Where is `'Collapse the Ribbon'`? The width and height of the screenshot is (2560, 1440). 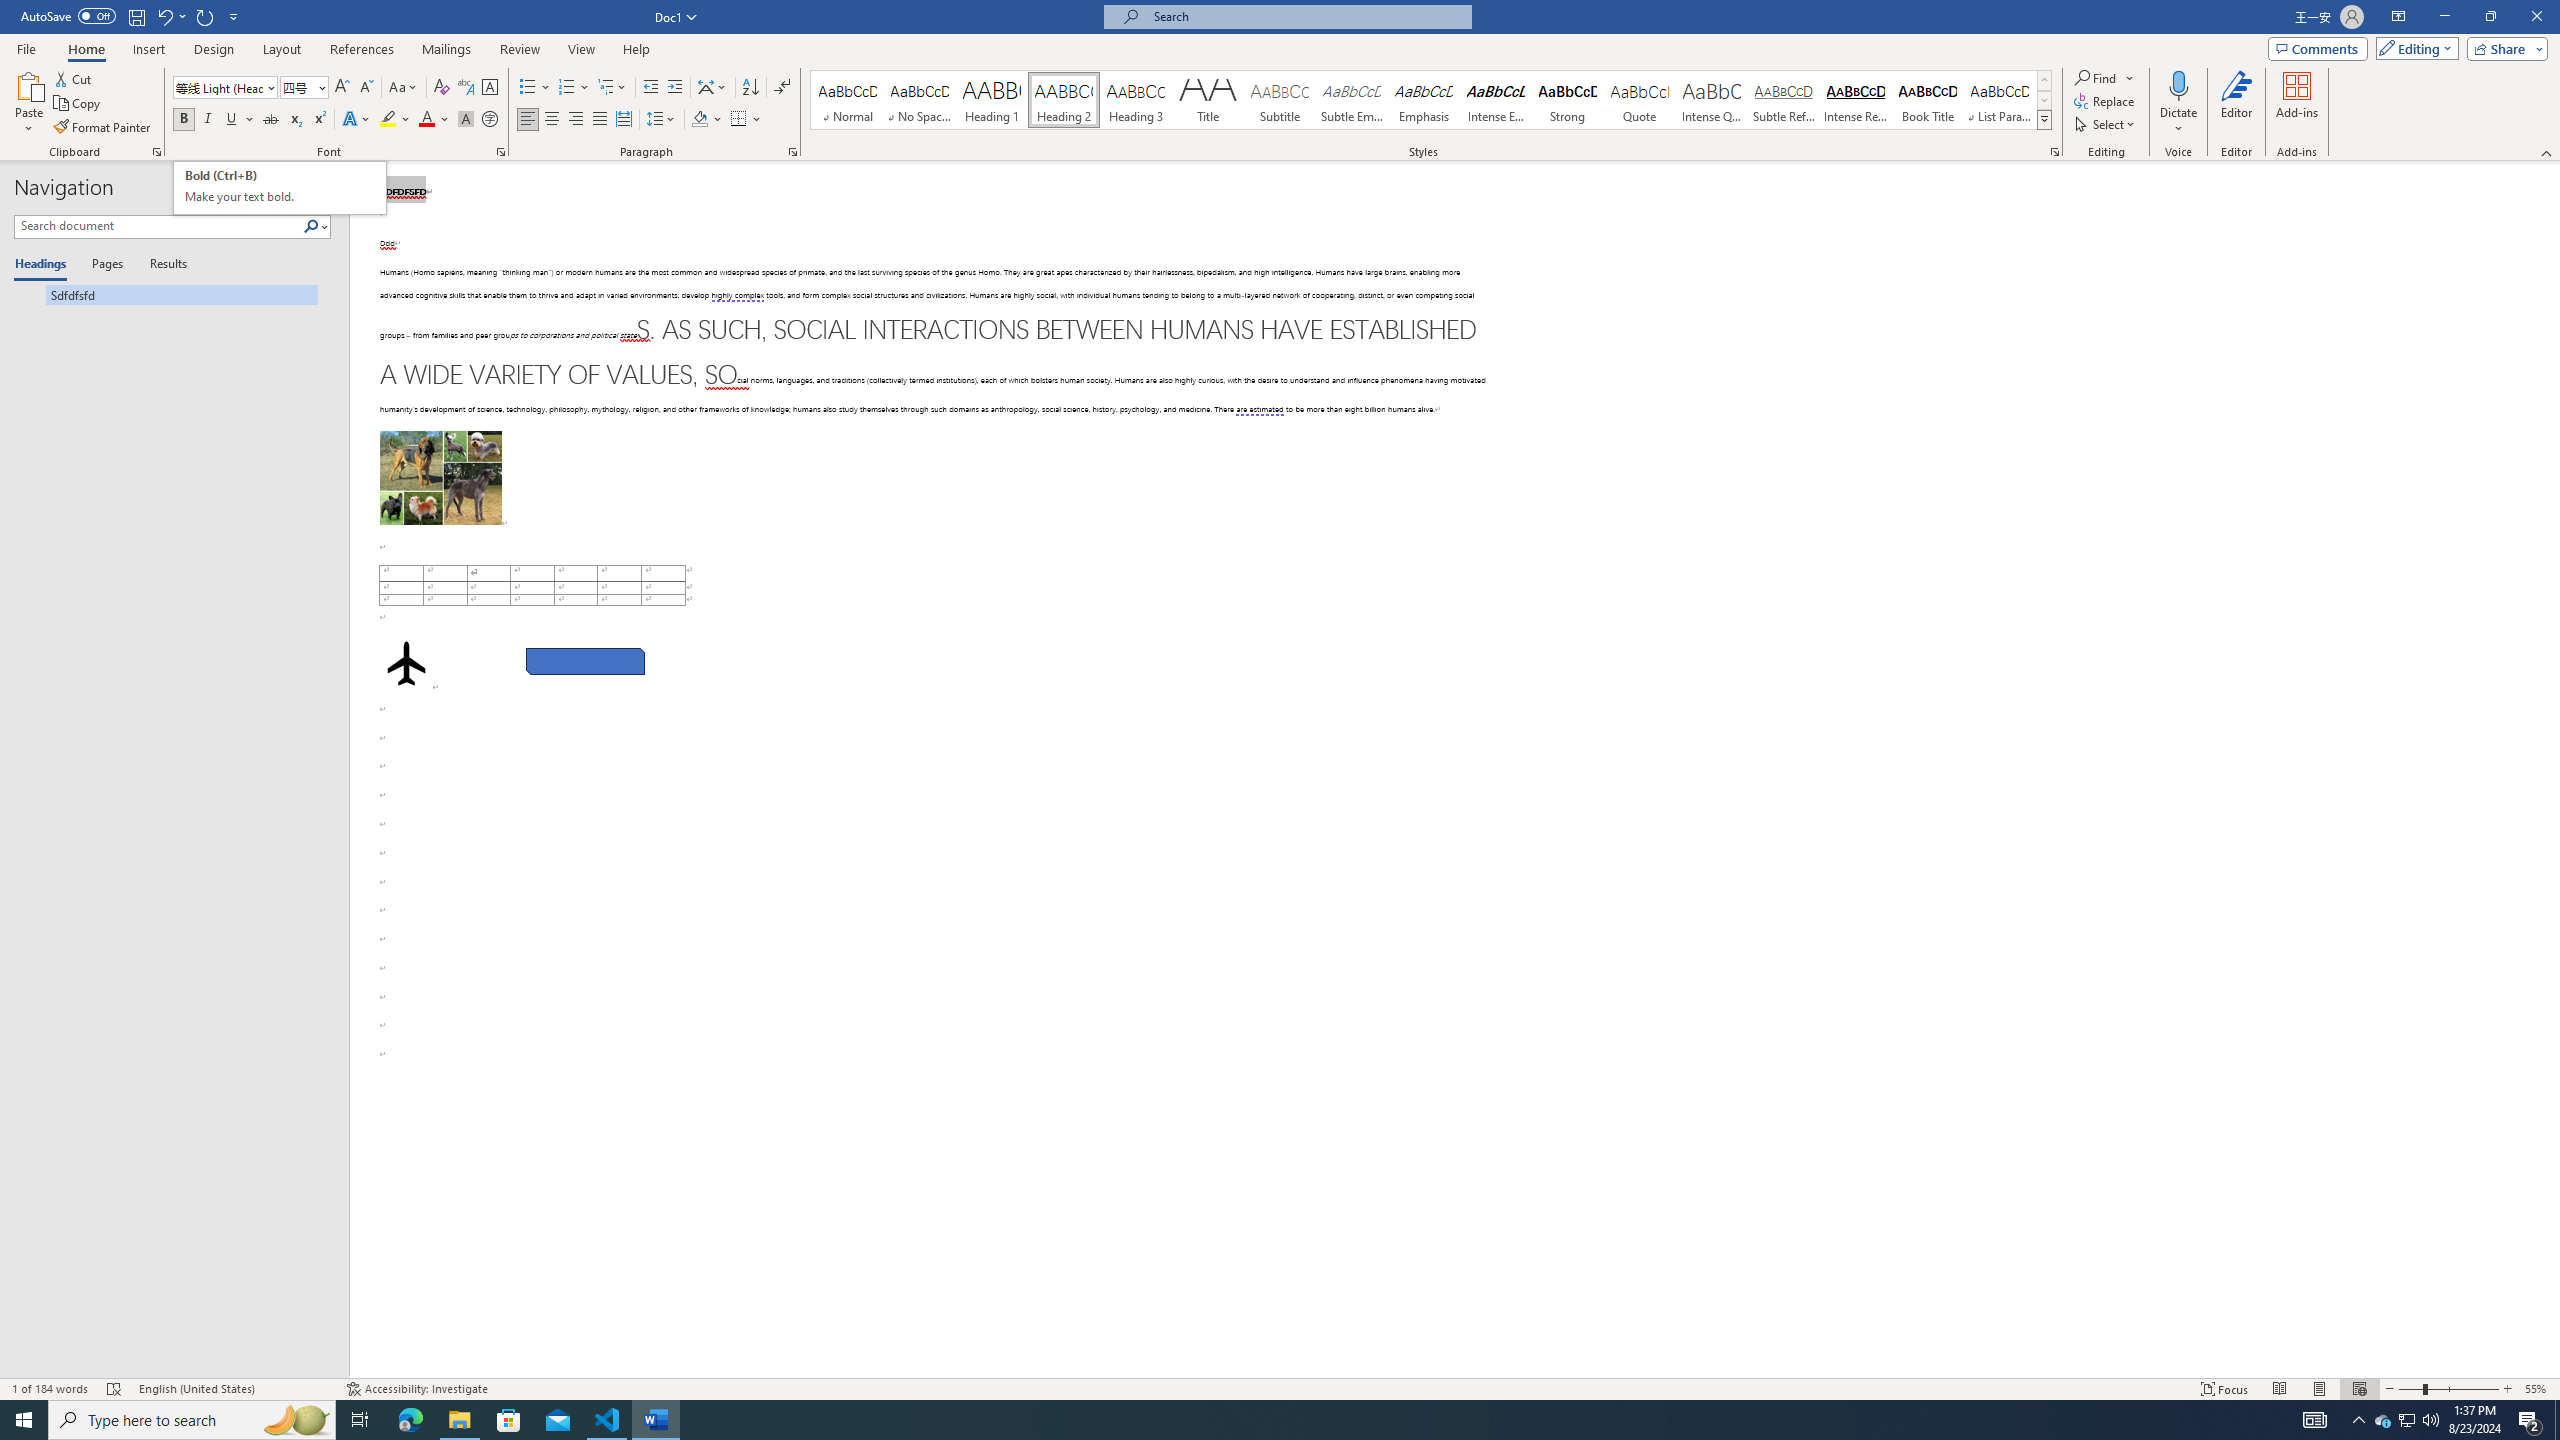 'Collapse the Ribbon' is located at coordinates (2547, 153).